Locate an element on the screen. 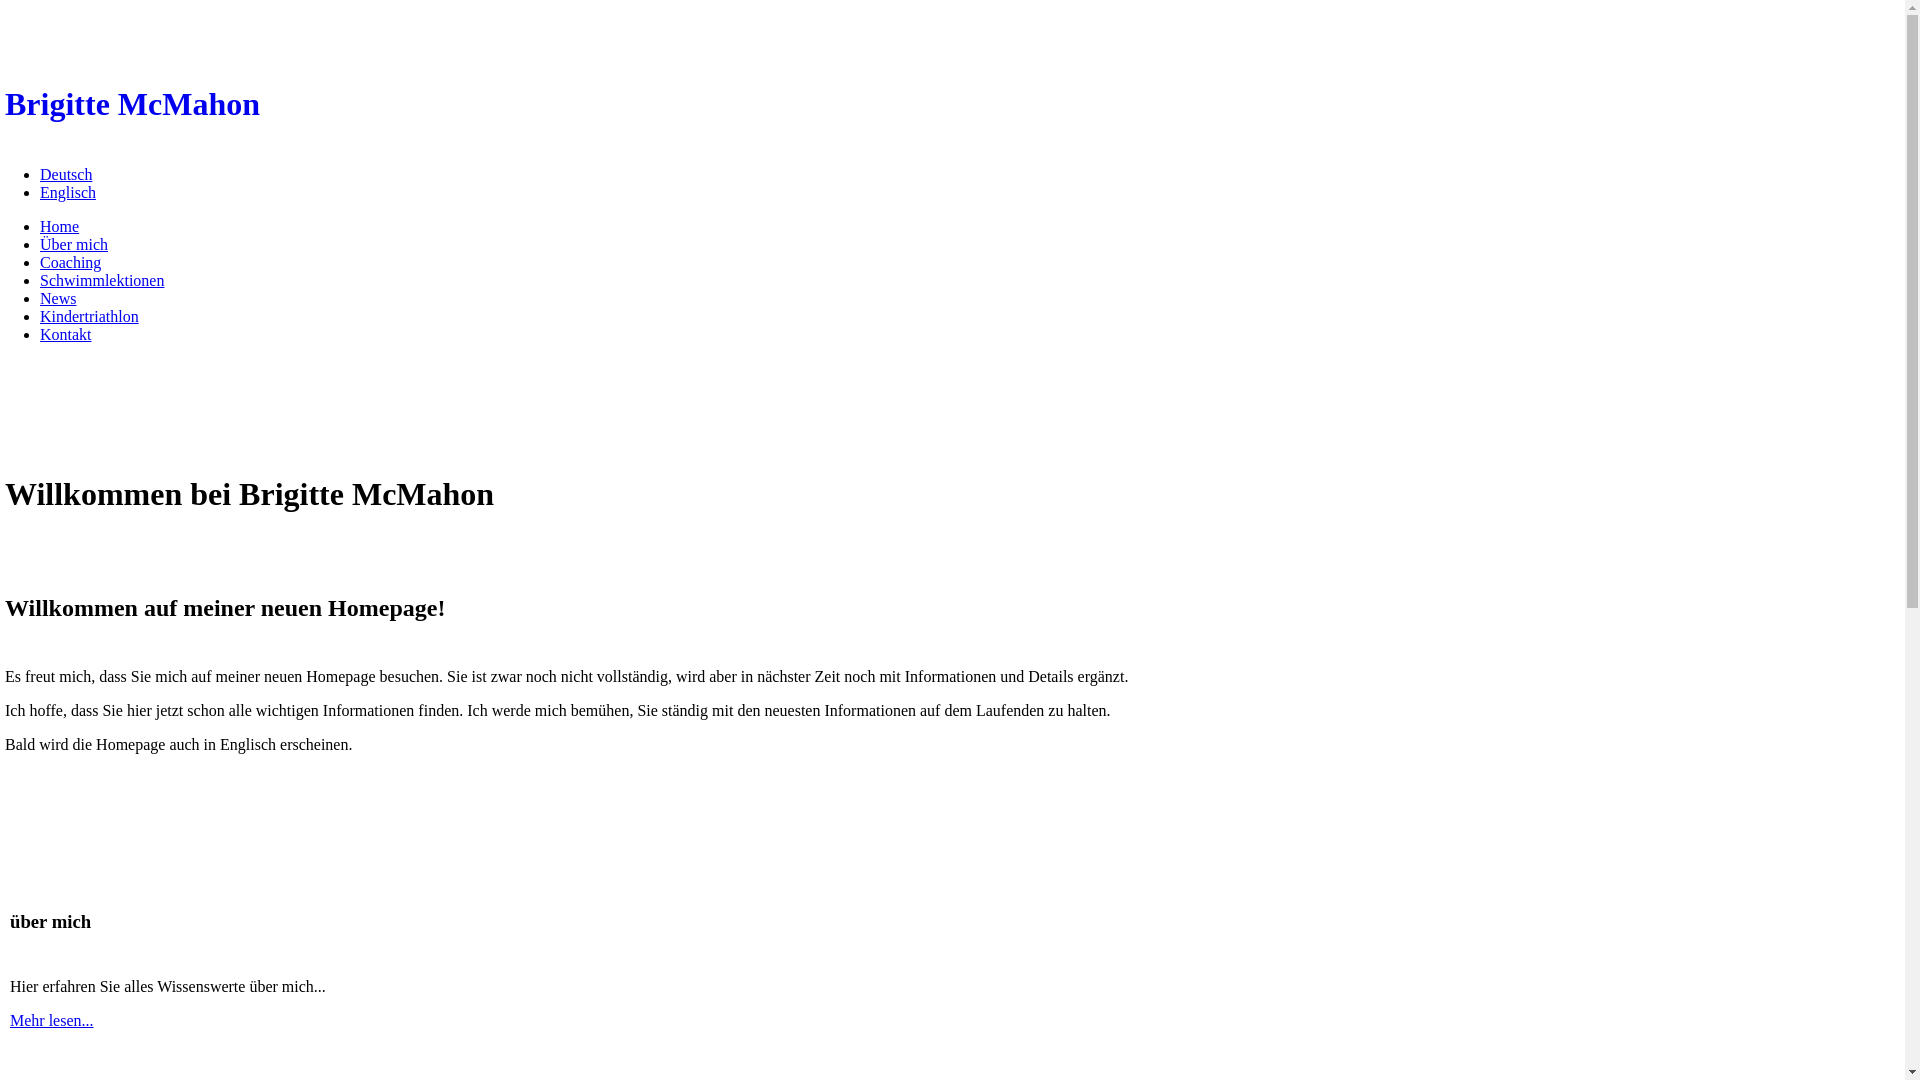 The image size is (1920, 1080). 'Kindertriathlon' is located at coordinates (88, 315).